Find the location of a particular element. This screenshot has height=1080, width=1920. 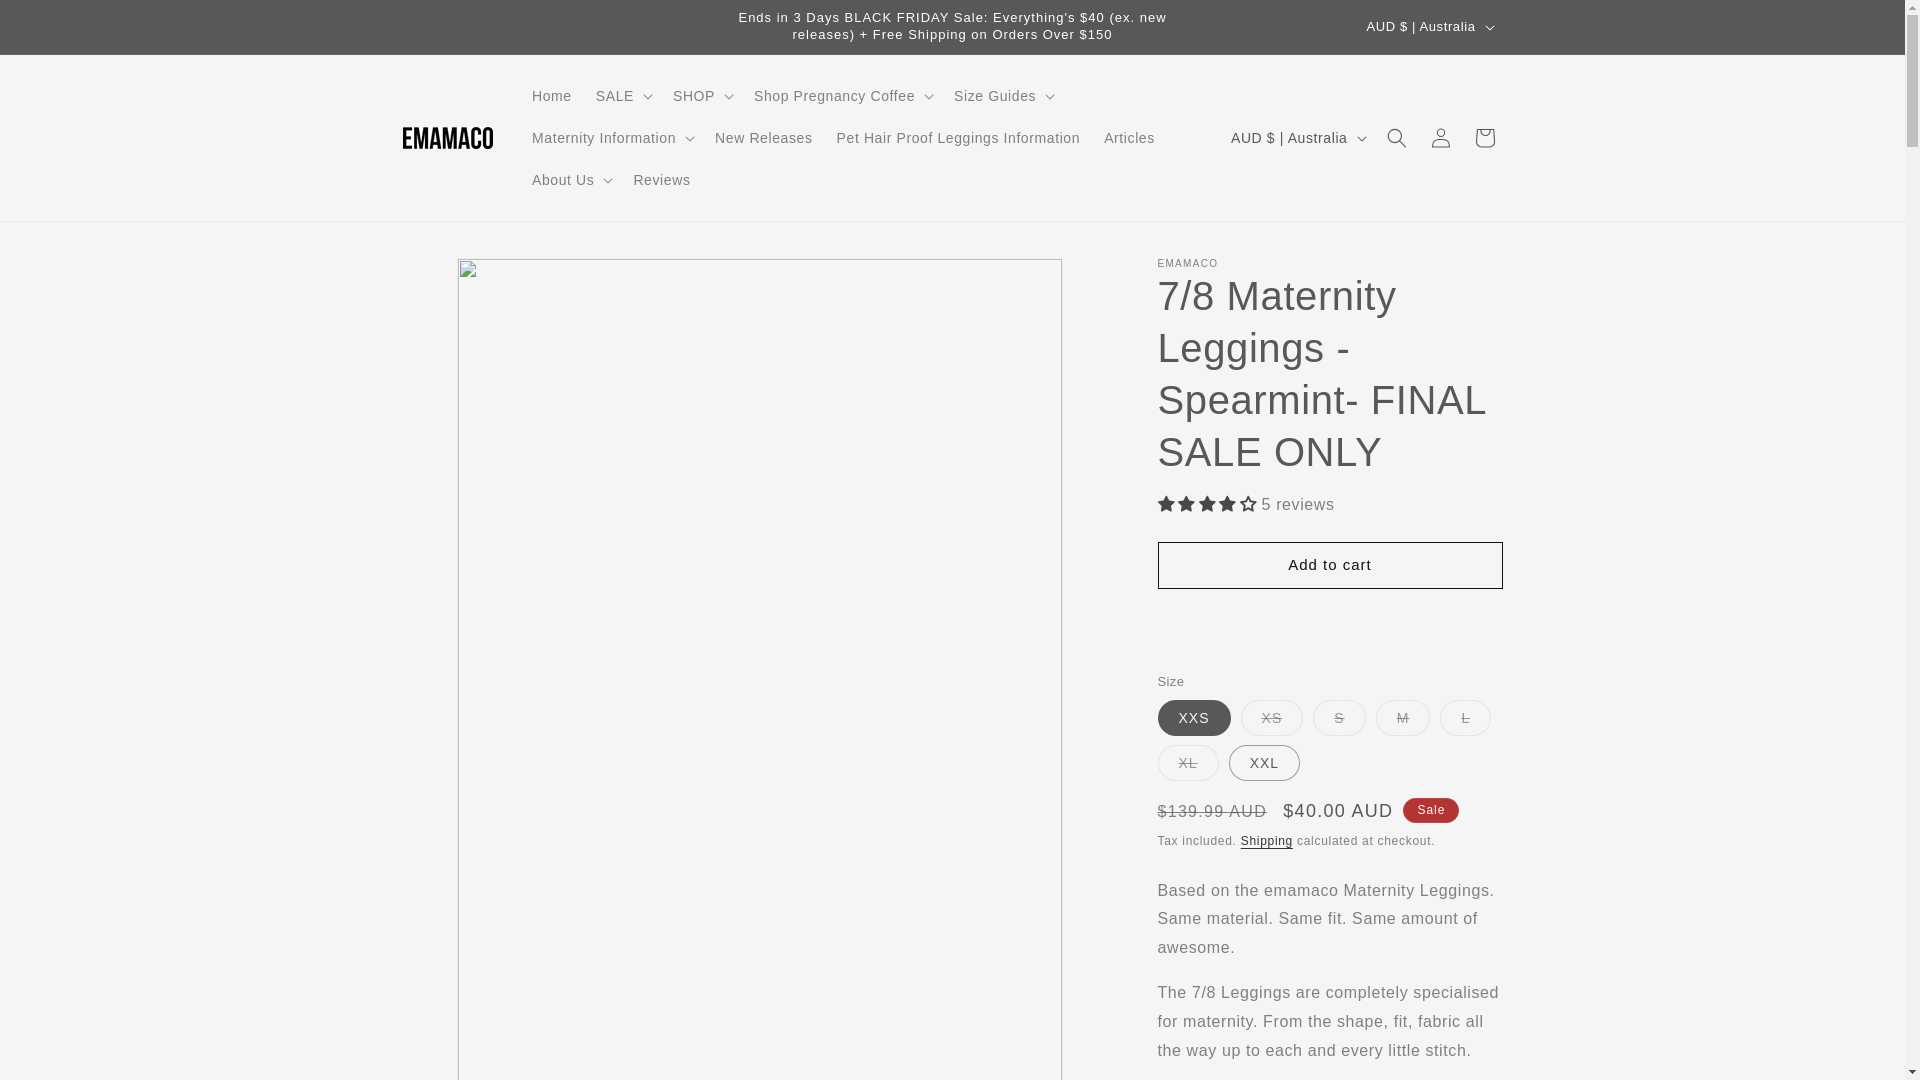

'Cart' is located at coordinates (1483, 137).